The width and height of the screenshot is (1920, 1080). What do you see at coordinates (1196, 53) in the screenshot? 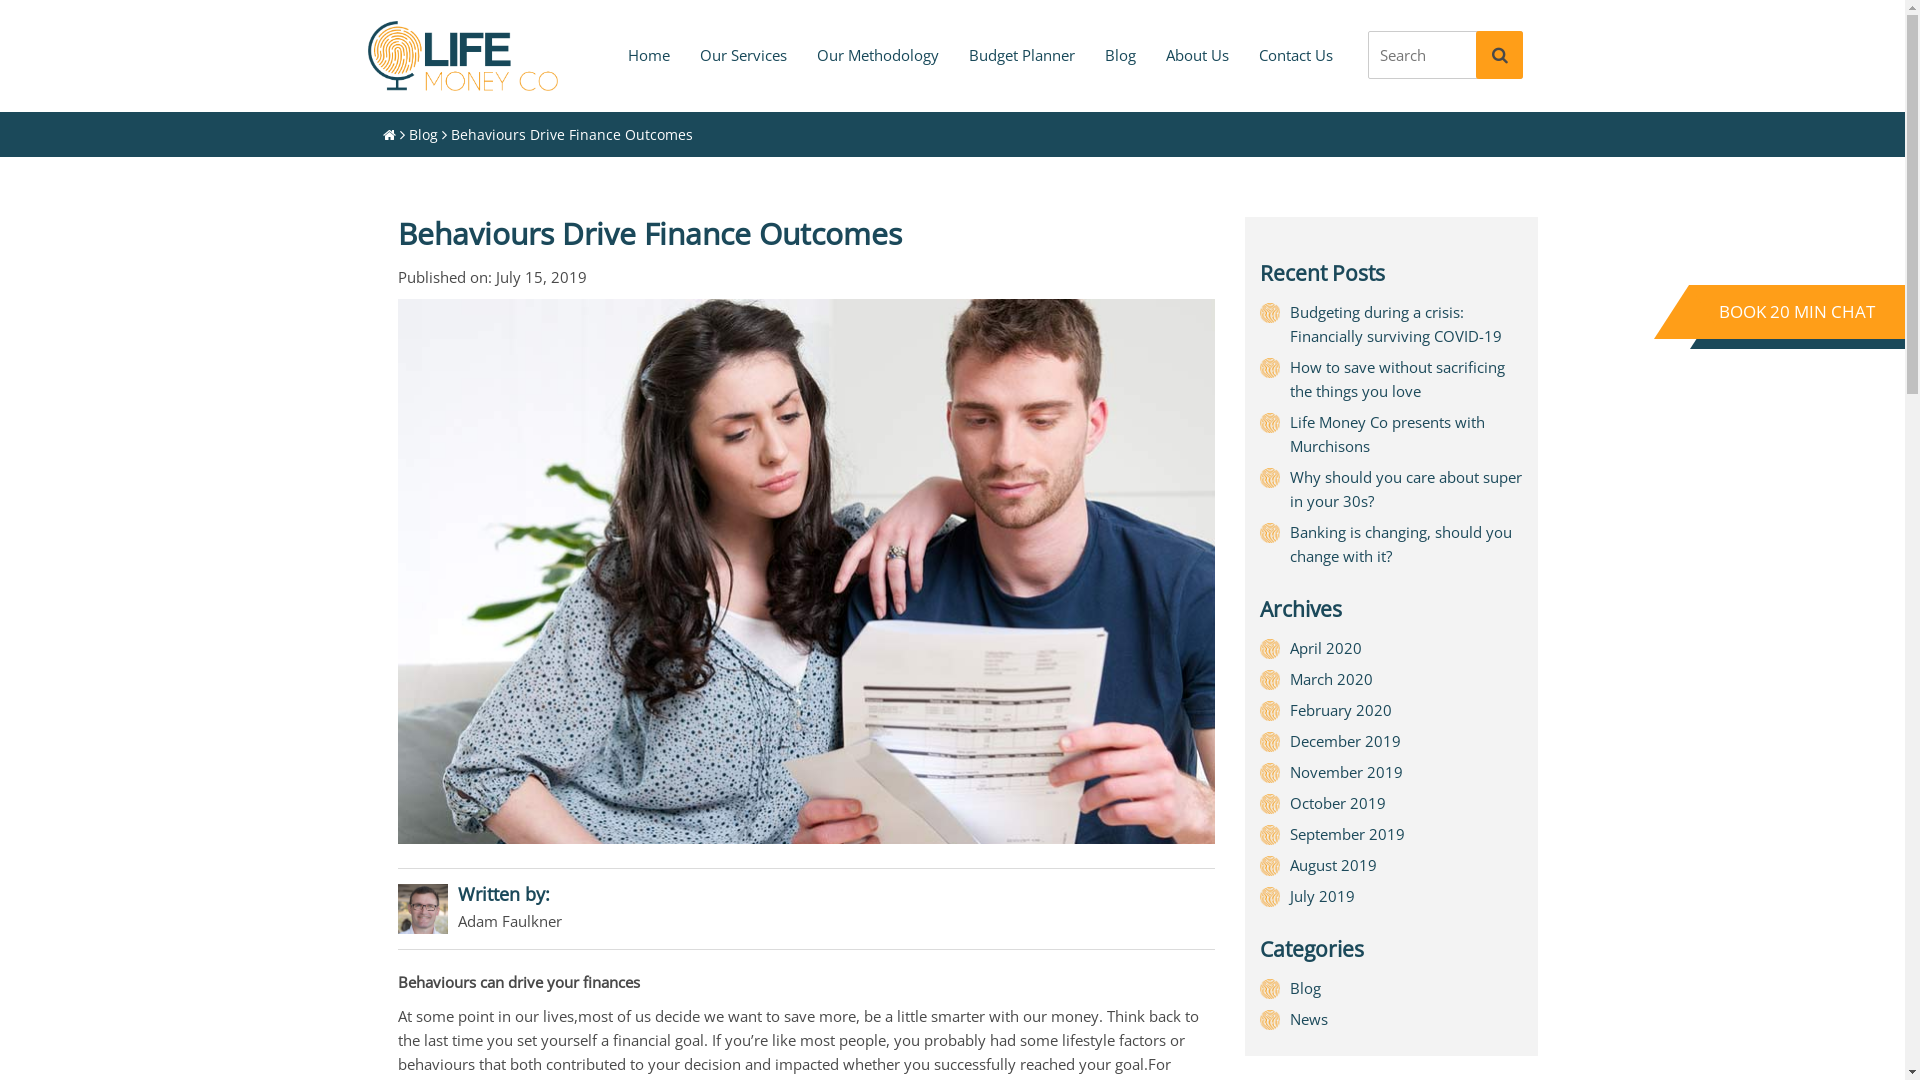
I see `'About Us'` at bounding box center [1196, 53].